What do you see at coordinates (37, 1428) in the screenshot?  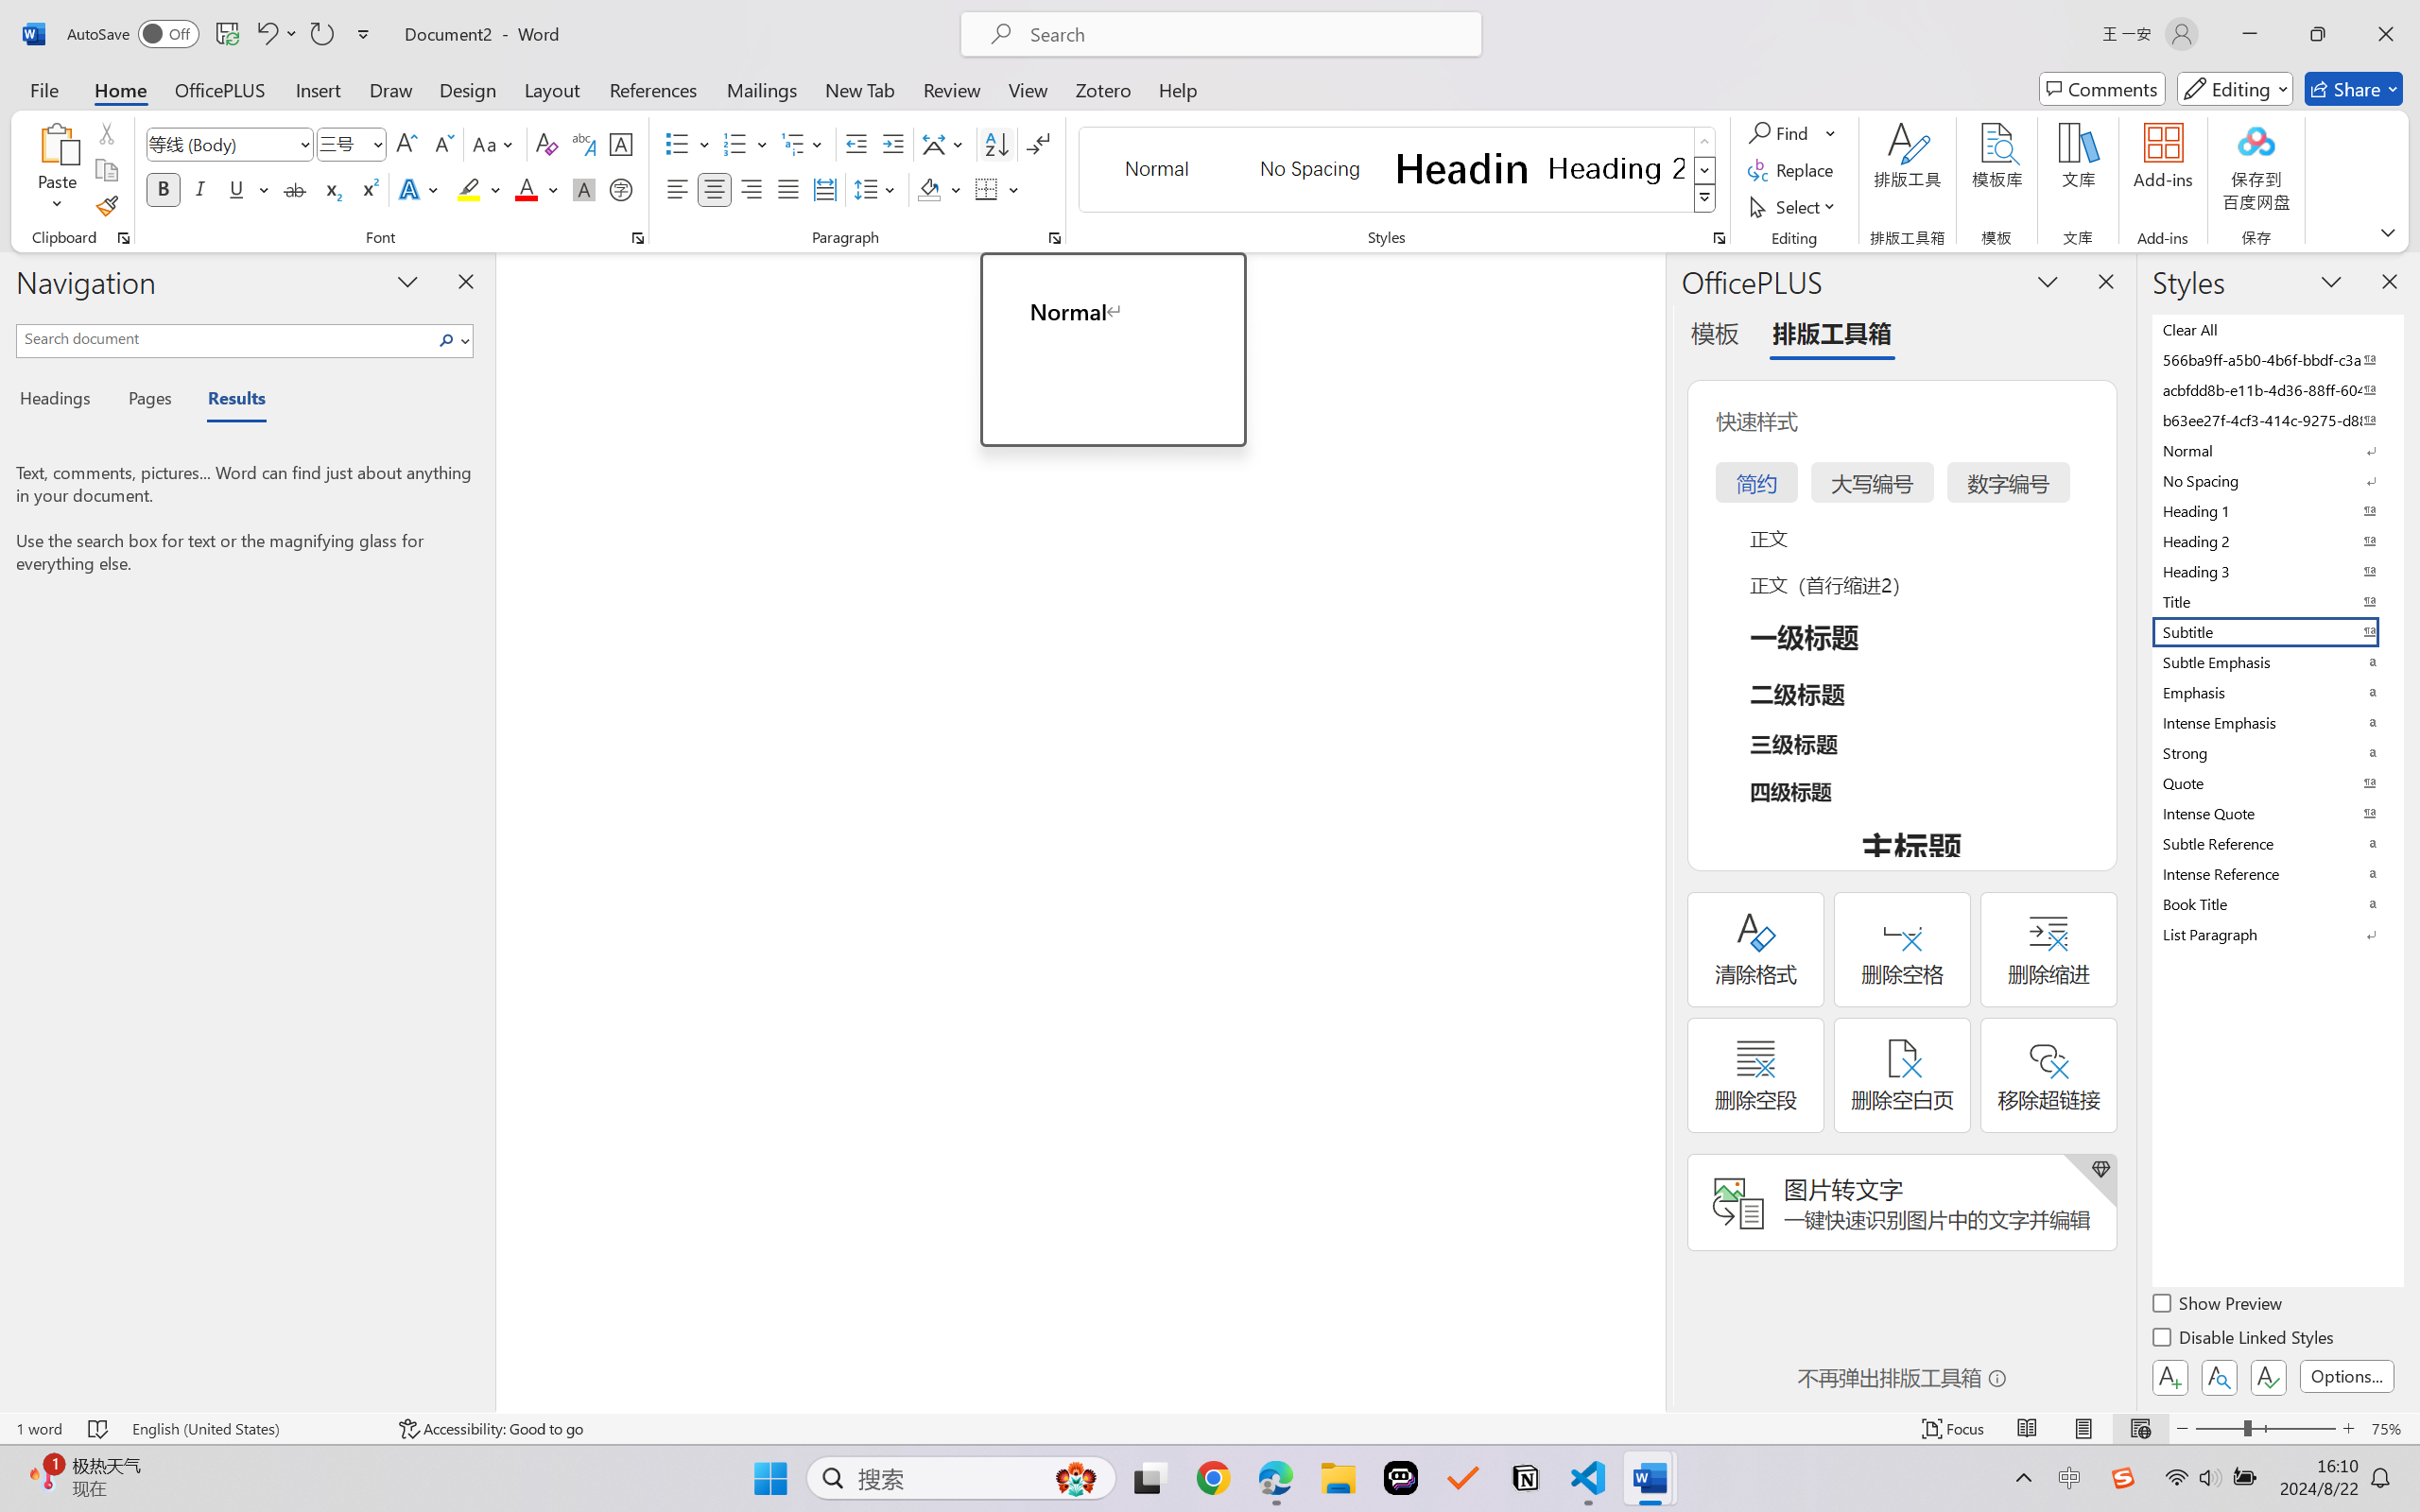 I see `'Word Count 1 word'` at bounding box center [37, 1428].